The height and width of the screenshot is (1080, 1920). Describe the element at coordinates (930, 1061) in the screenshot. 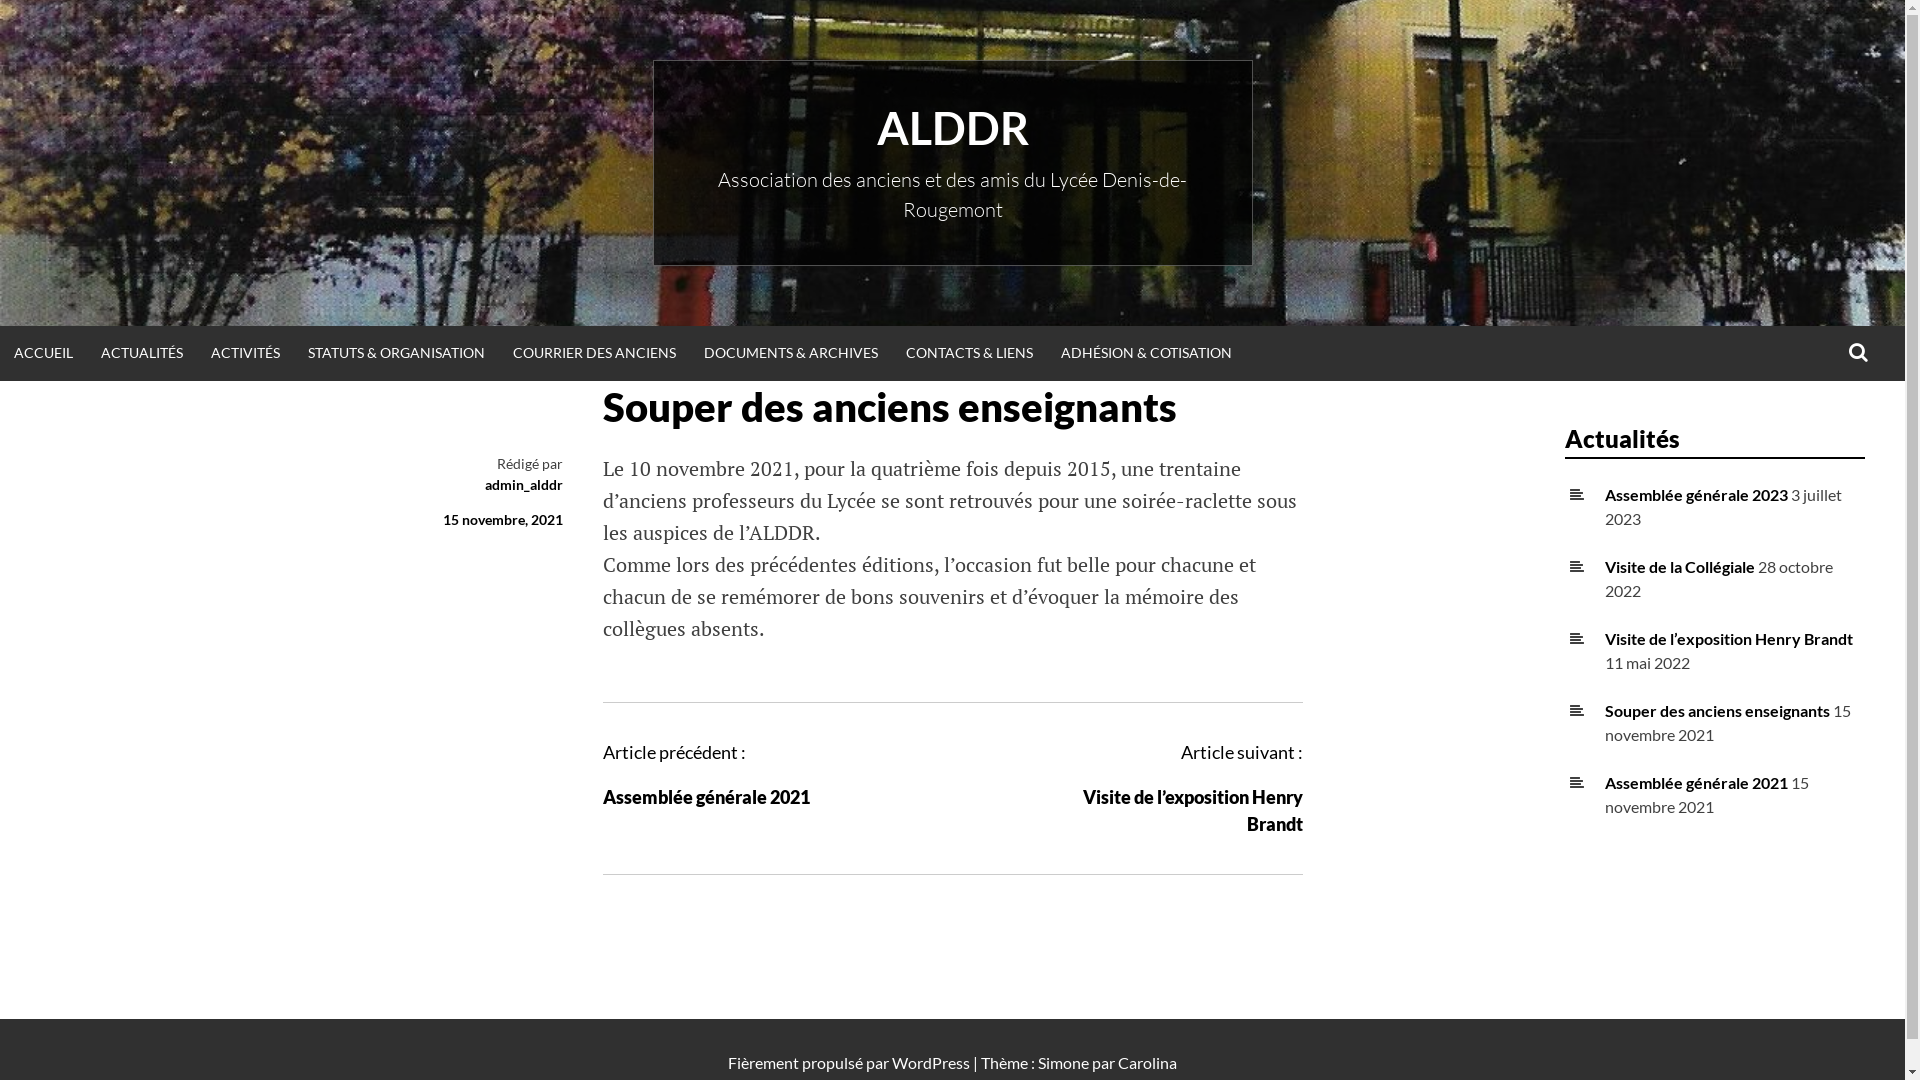

I see `'WordPress'` at that location.